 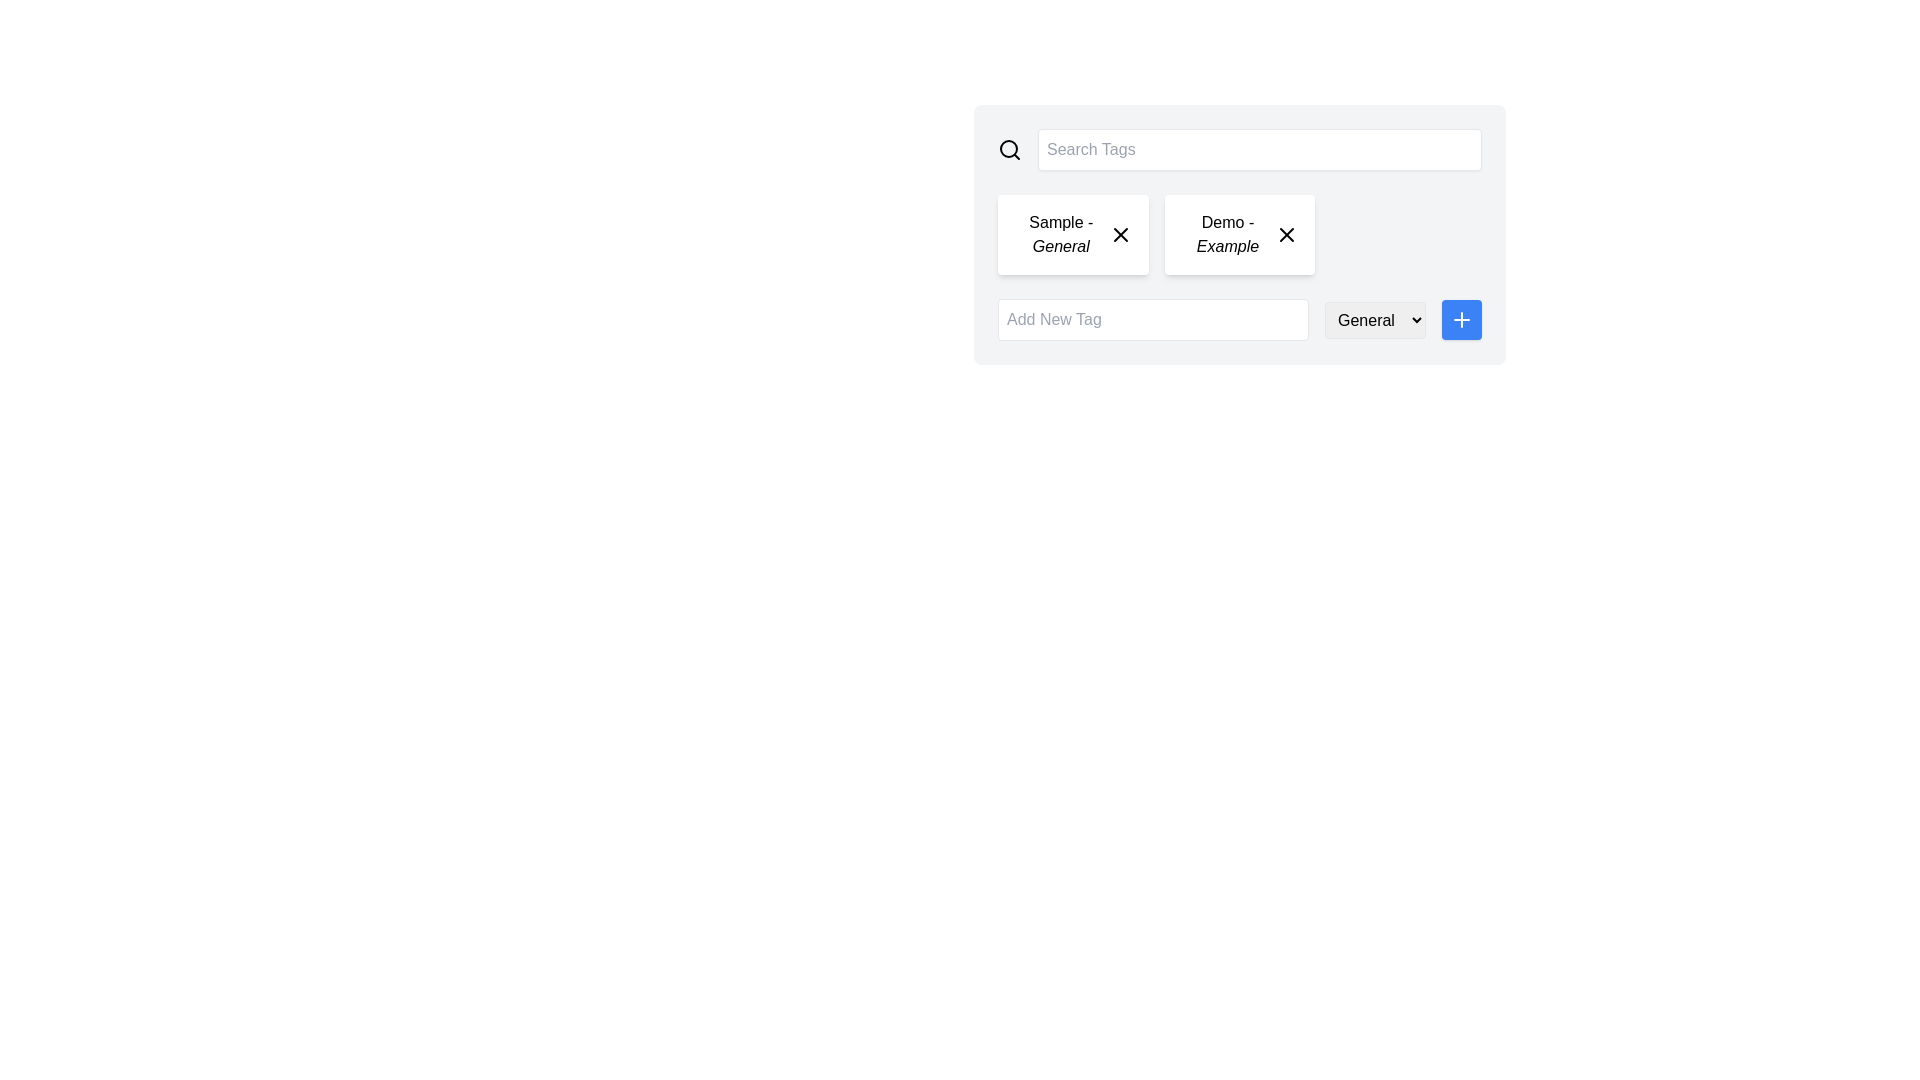 What do you see at coordinates (1286, 234) in the screenshot?
I see `the close or delete button located at the top-right corner of the 'Demo - Example' tag` at bounding box center [1286, 234].